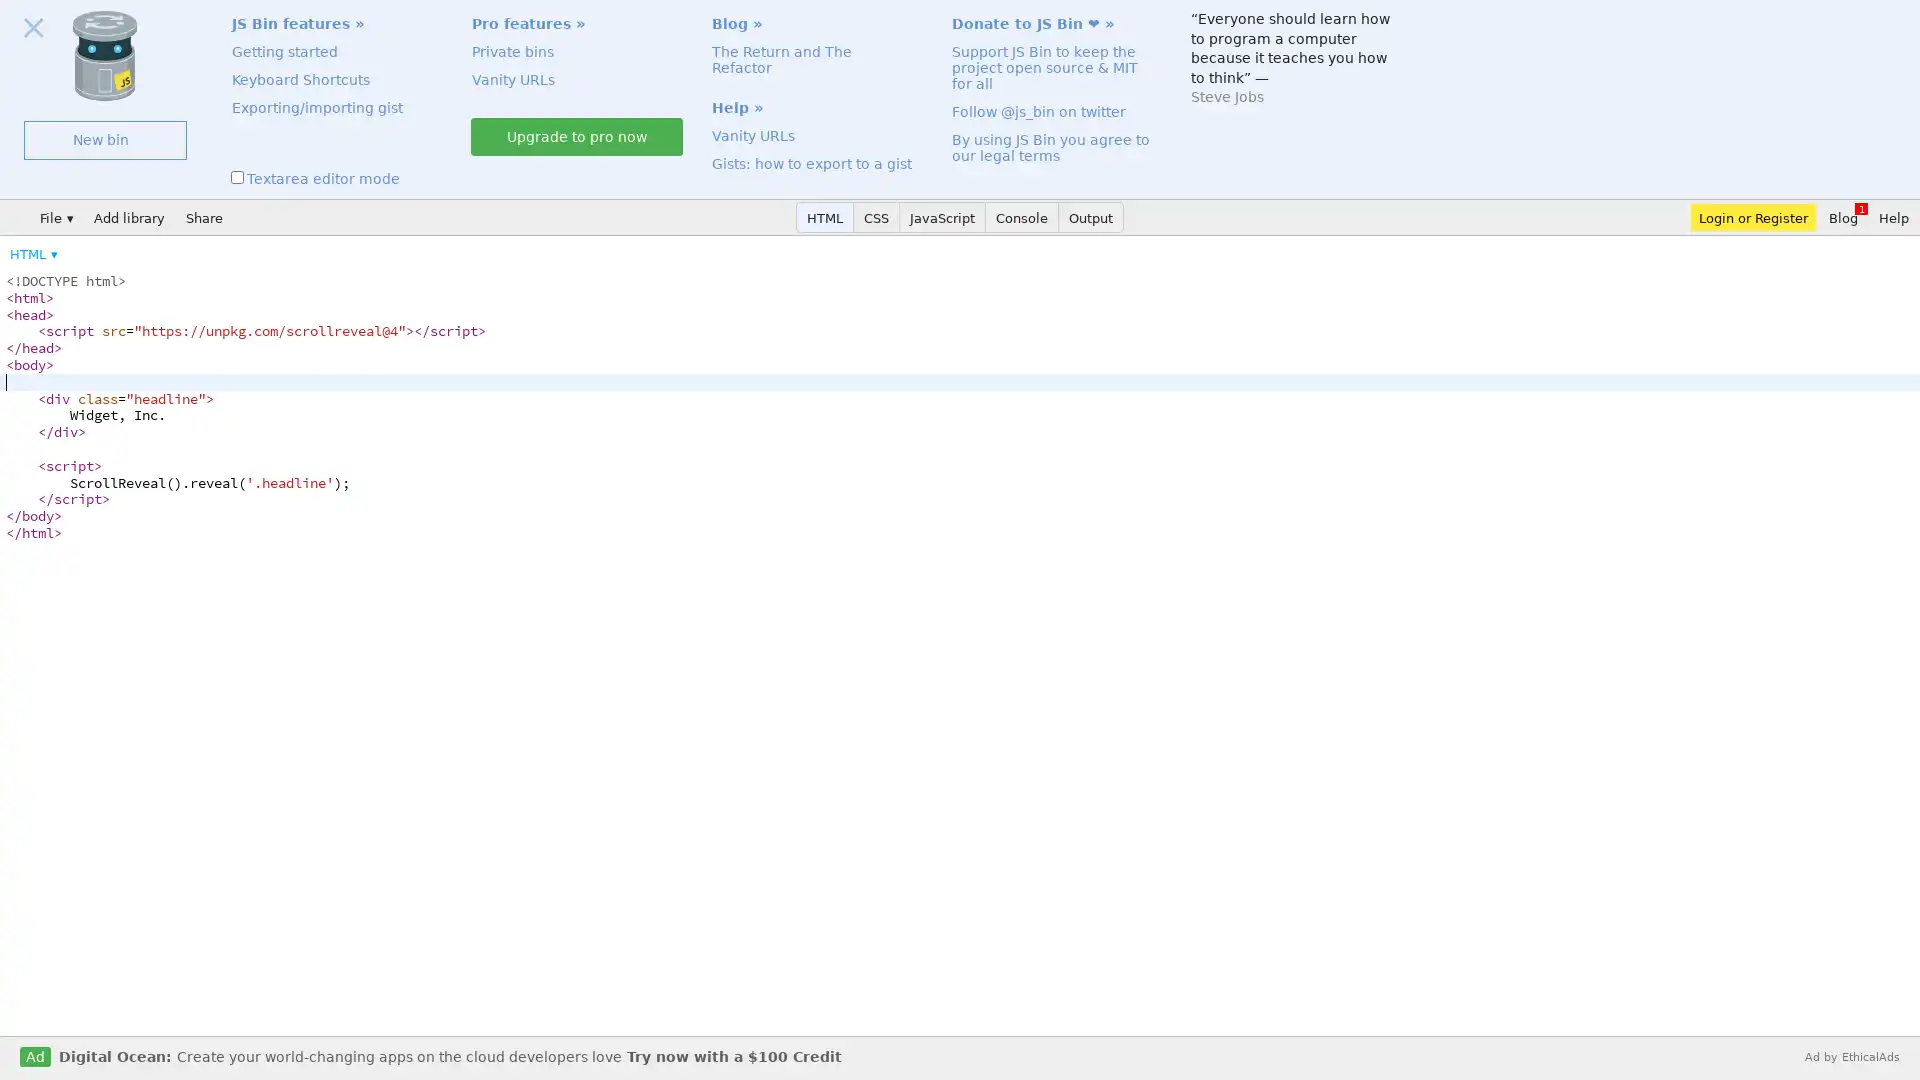  Describe the element at coordinates (941, 217) in the screenshot. I see `JavaScript Panel: Inactive` at that location.